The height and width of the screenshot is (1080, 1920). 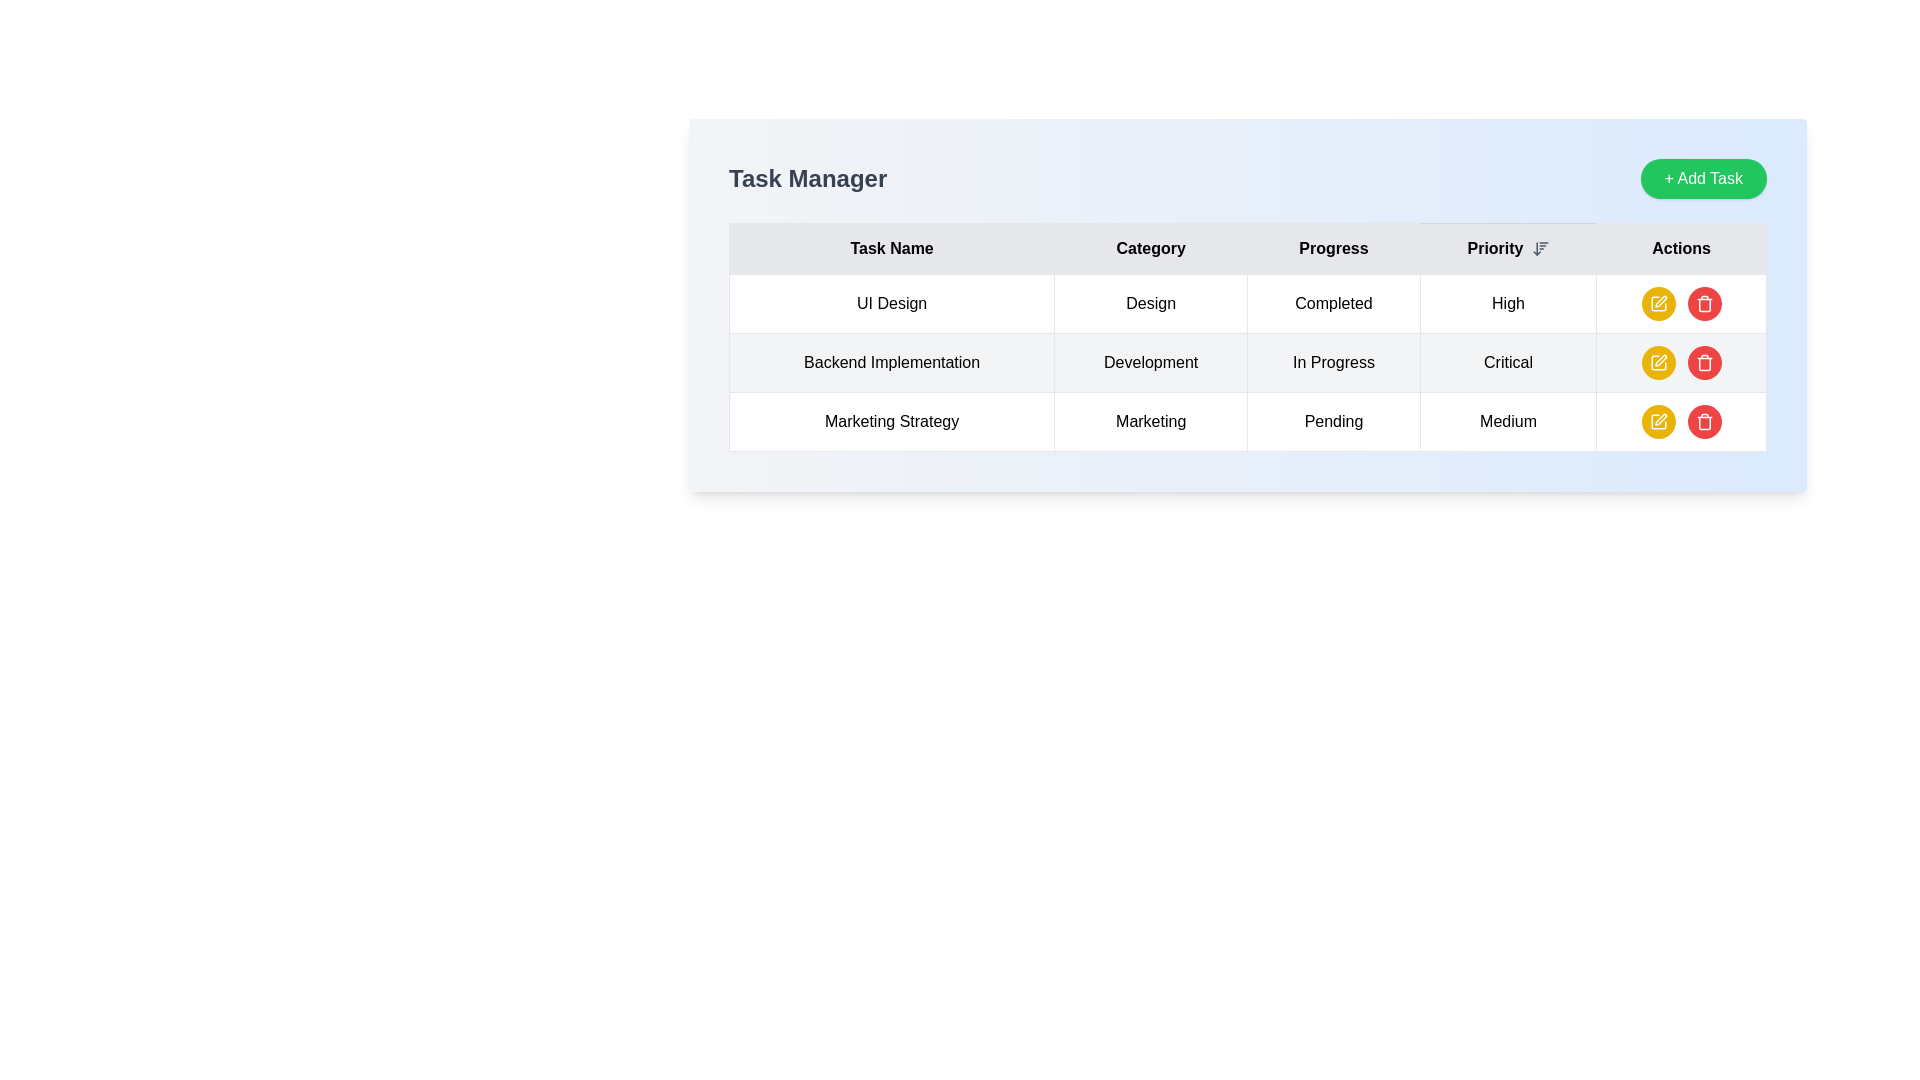 I want to click on the yellow circular button with a pen icon inside, located in the rightmost column of the second row of the table, so click(x=1658, y=362).